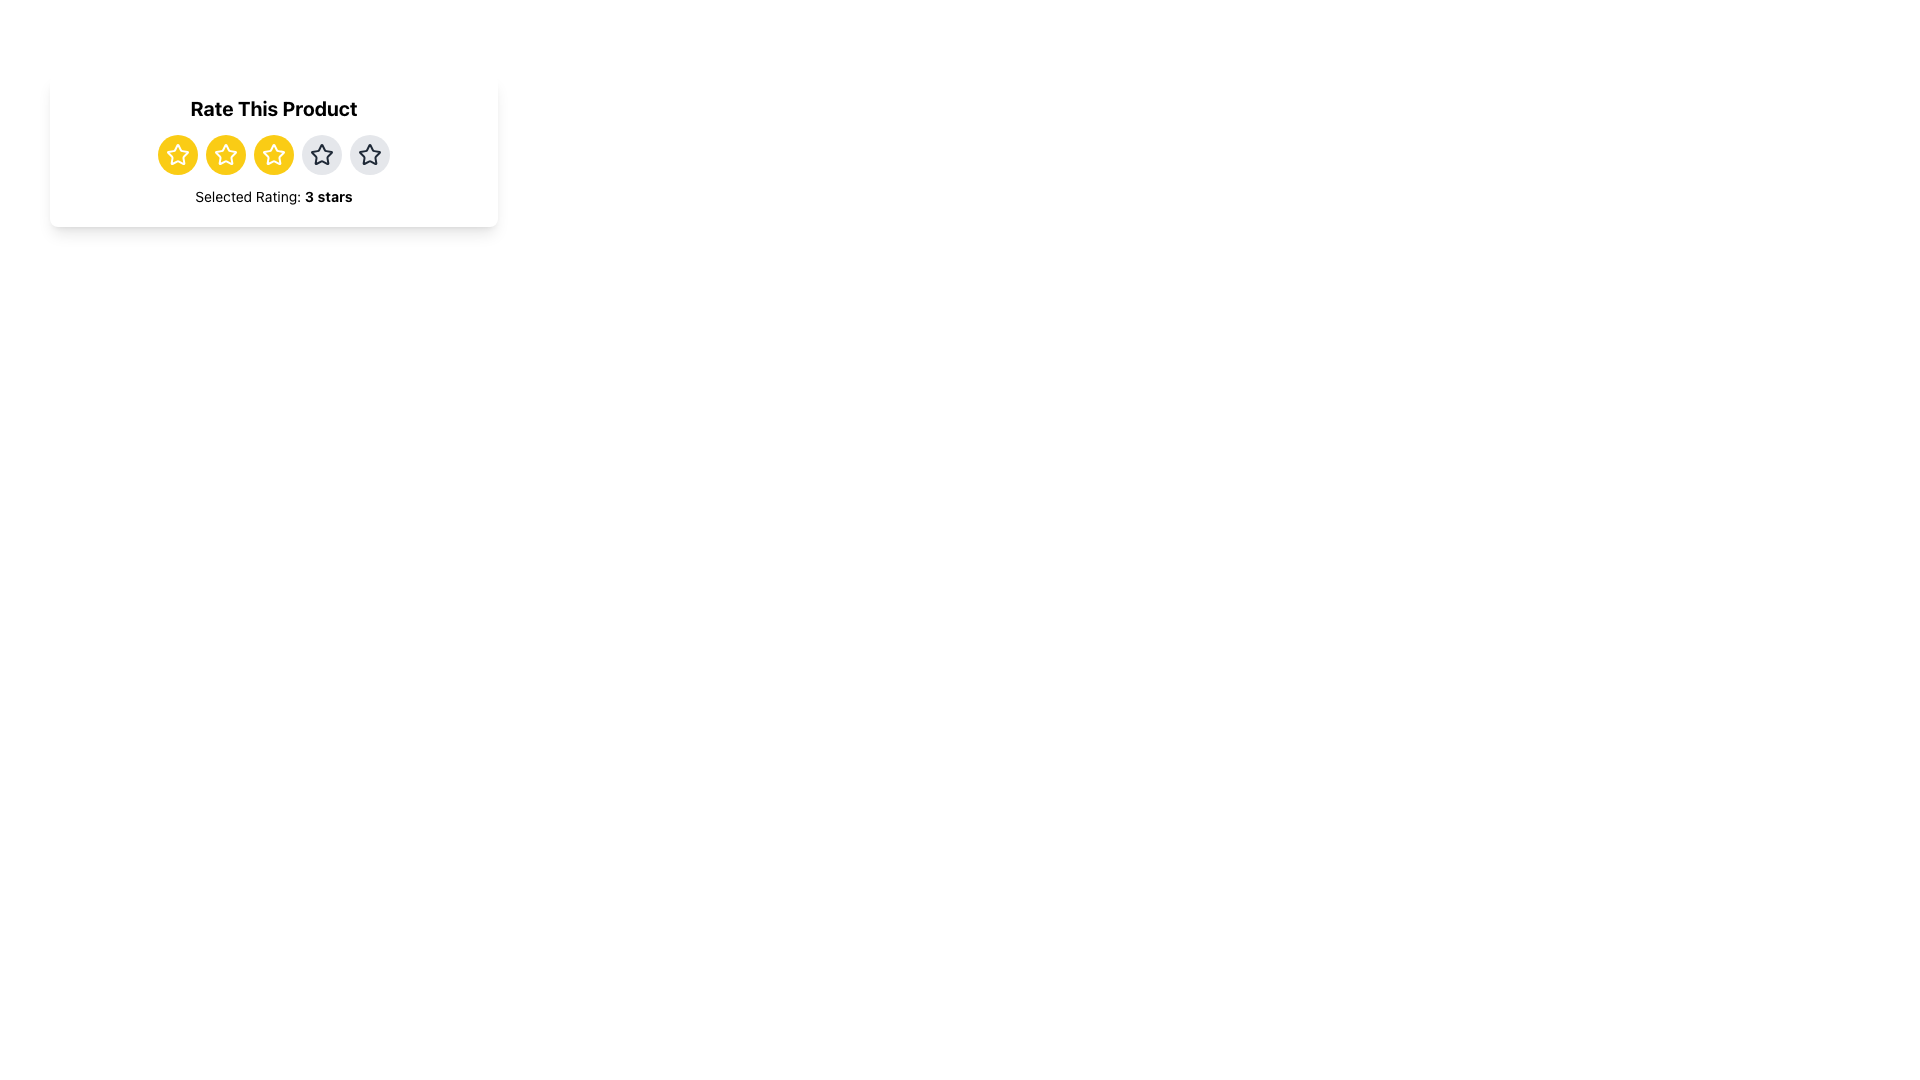  Describe the element at coordinates (321, 153) in the screenshot. I see `the circular light gray button with a black outlined star icon, which is the fourth button from the left in a horizontal row of rating buttons` at that location.